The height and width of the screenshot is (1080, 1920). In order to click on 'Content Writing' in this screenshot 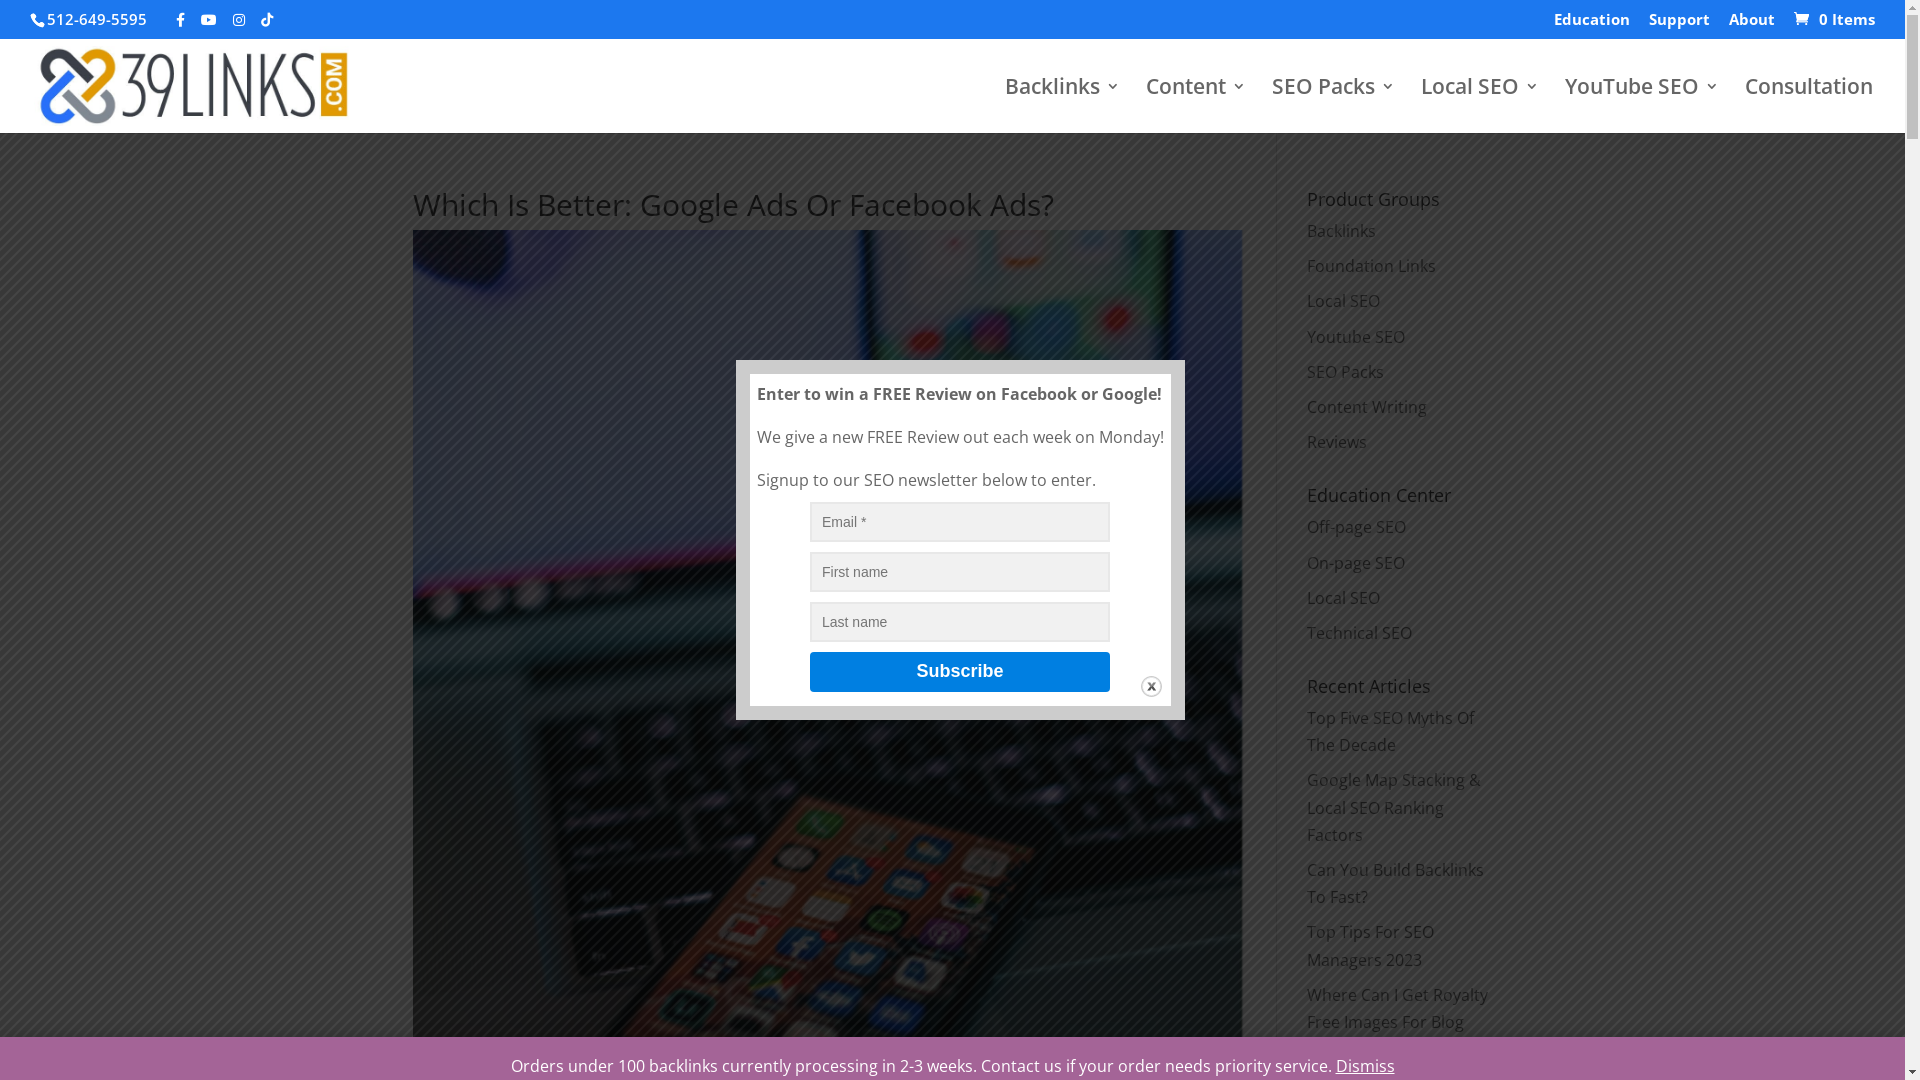, I will do `click(1365, 406)`.